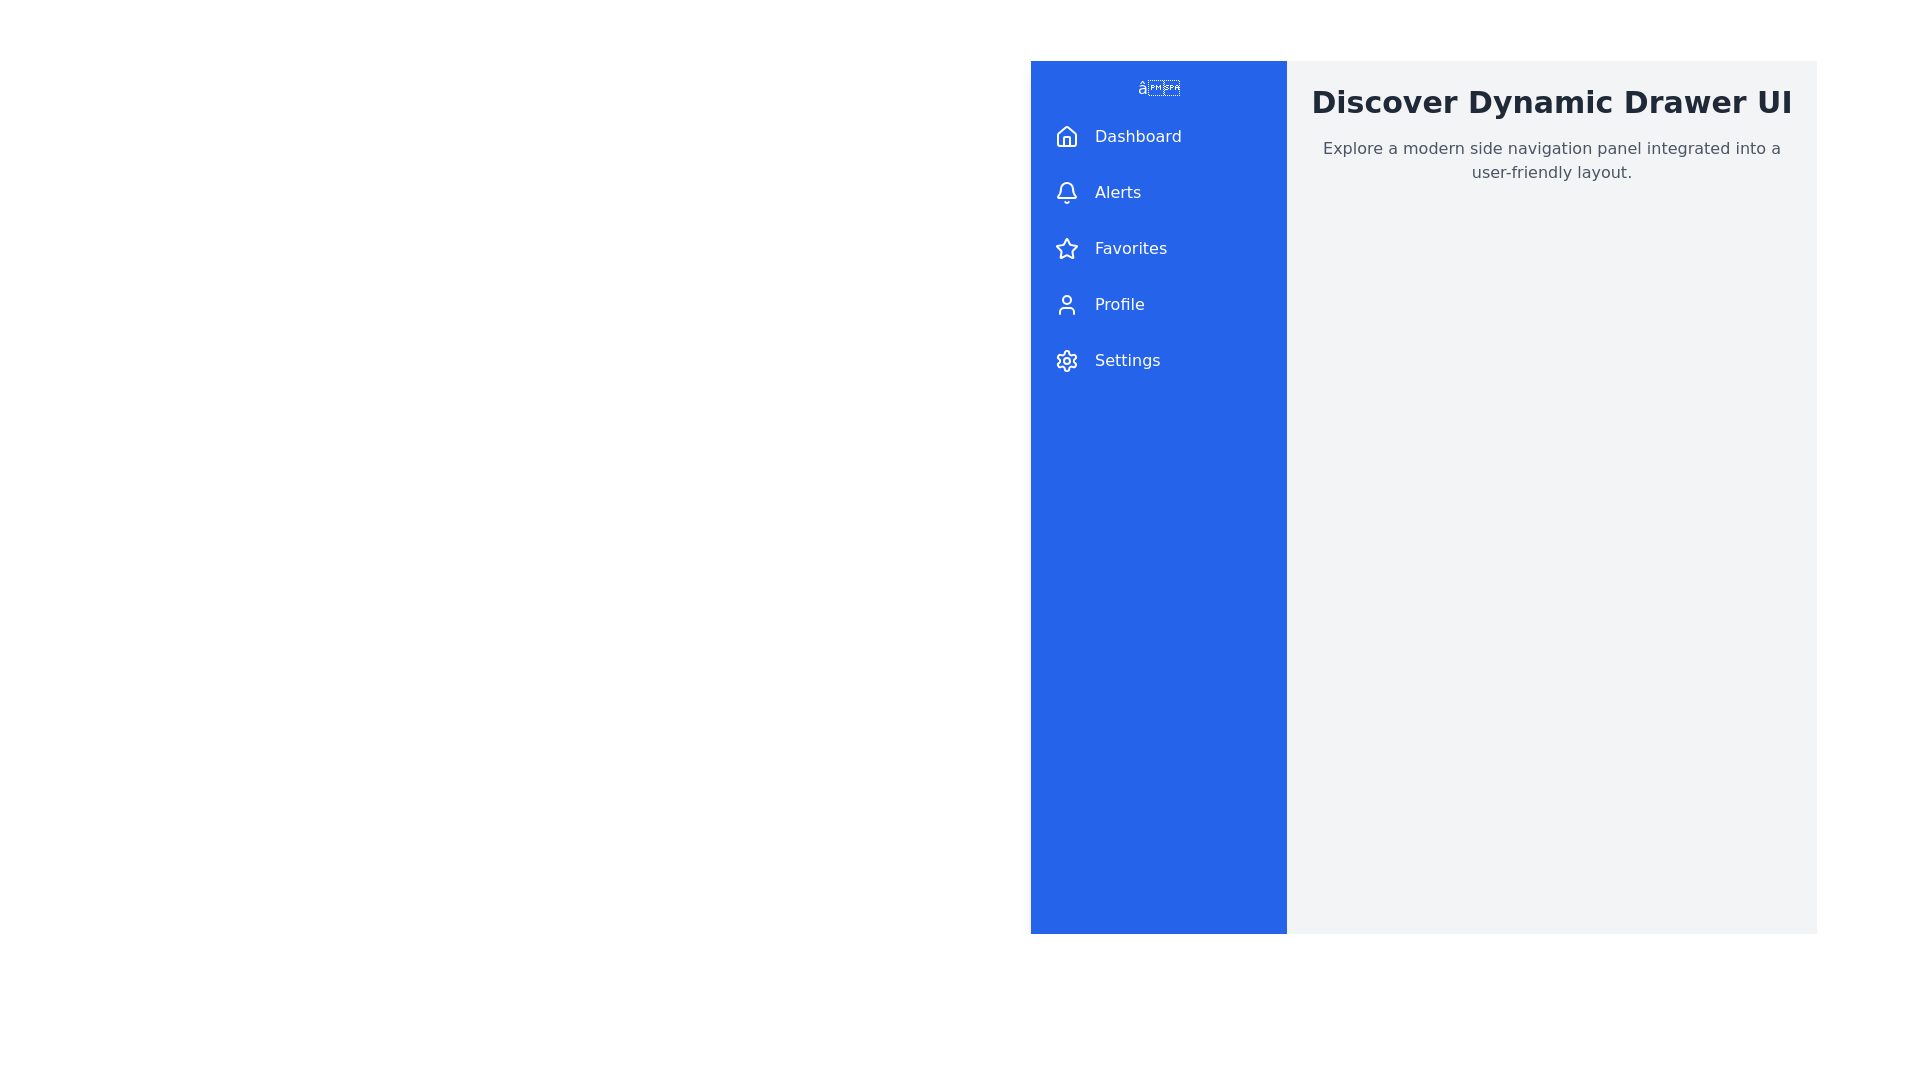 This screenshot has height=1080, width=1920. What do you see at coordinates (1131, 248) in the screenshot?
I see `the 'Favorites' text element in the left-side vertical navigation menu, which is the third item from the top, positioned below 'Alerts' and above 'Profile'` at bounding box center [1131, 248].